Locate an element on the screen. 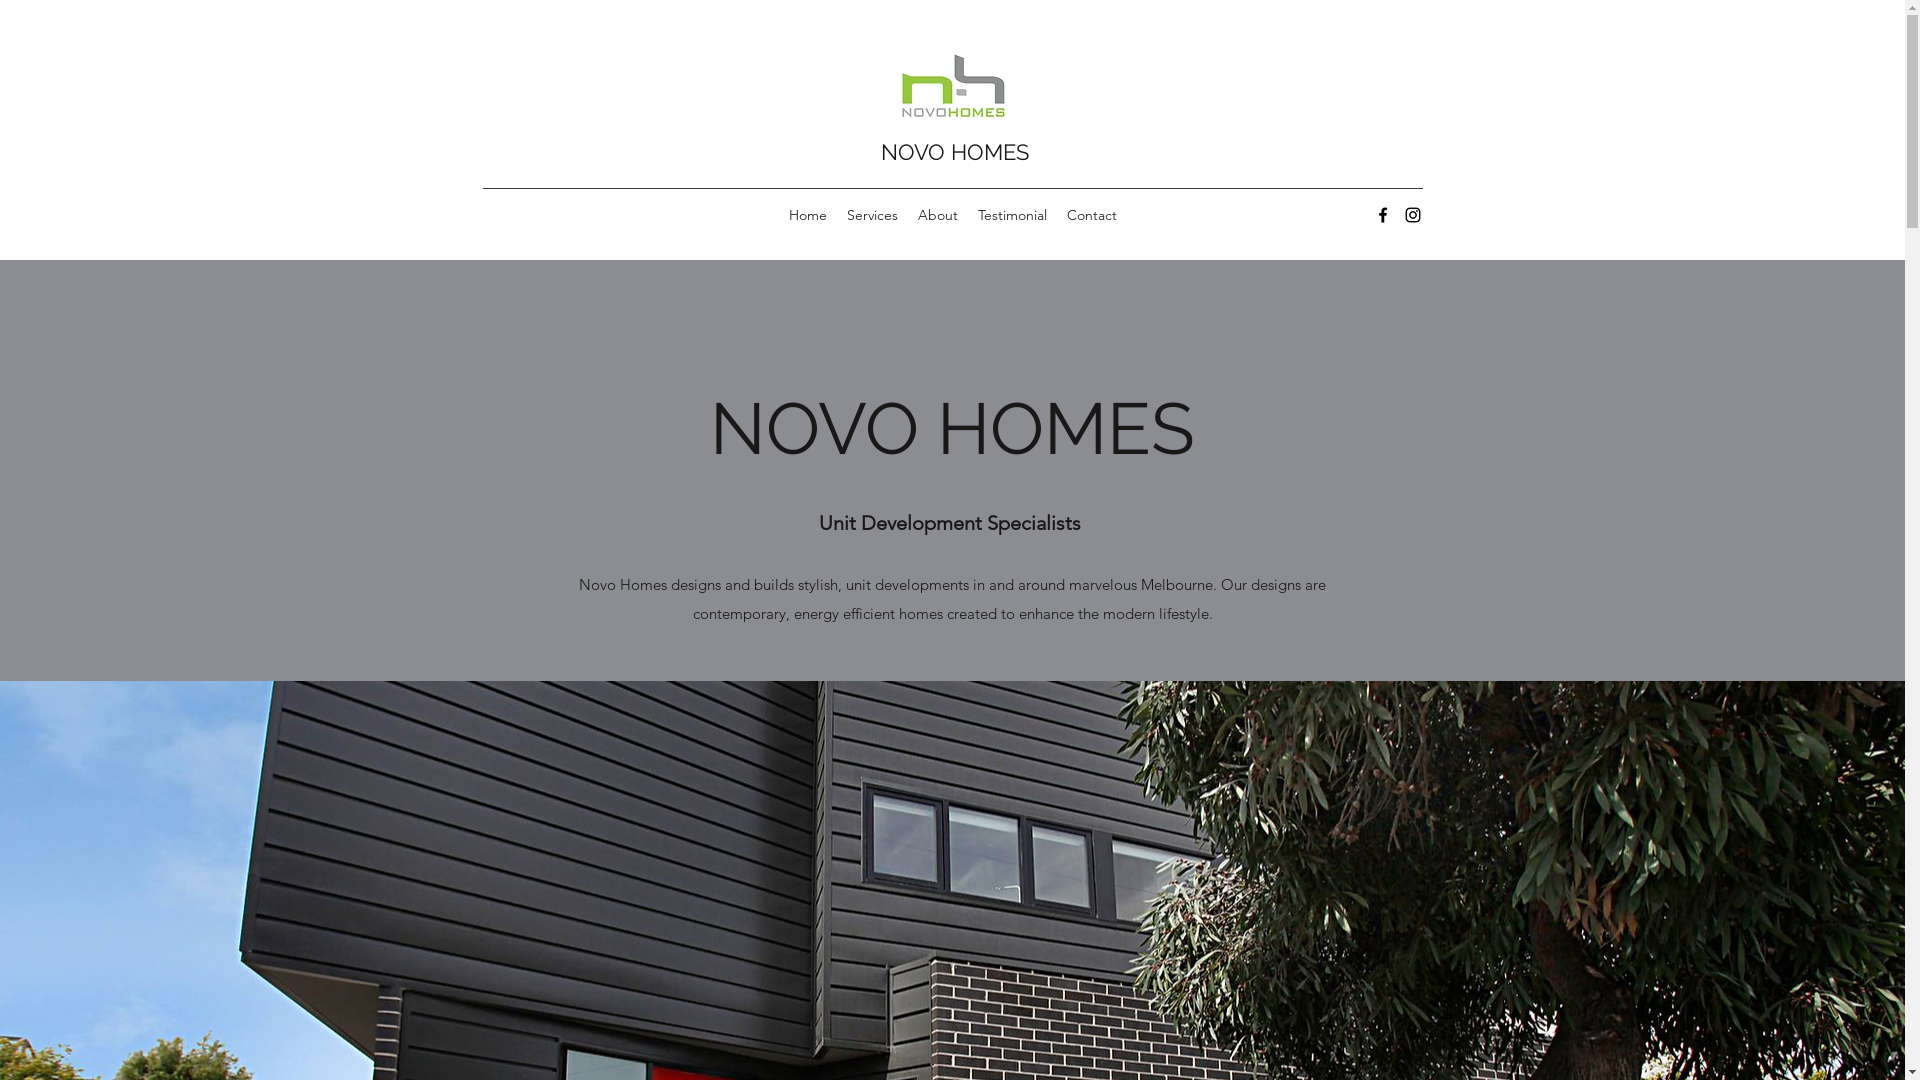 The image size is (1920, 1080). 'NOVO HOMES' is located at coordinates (953, 150).